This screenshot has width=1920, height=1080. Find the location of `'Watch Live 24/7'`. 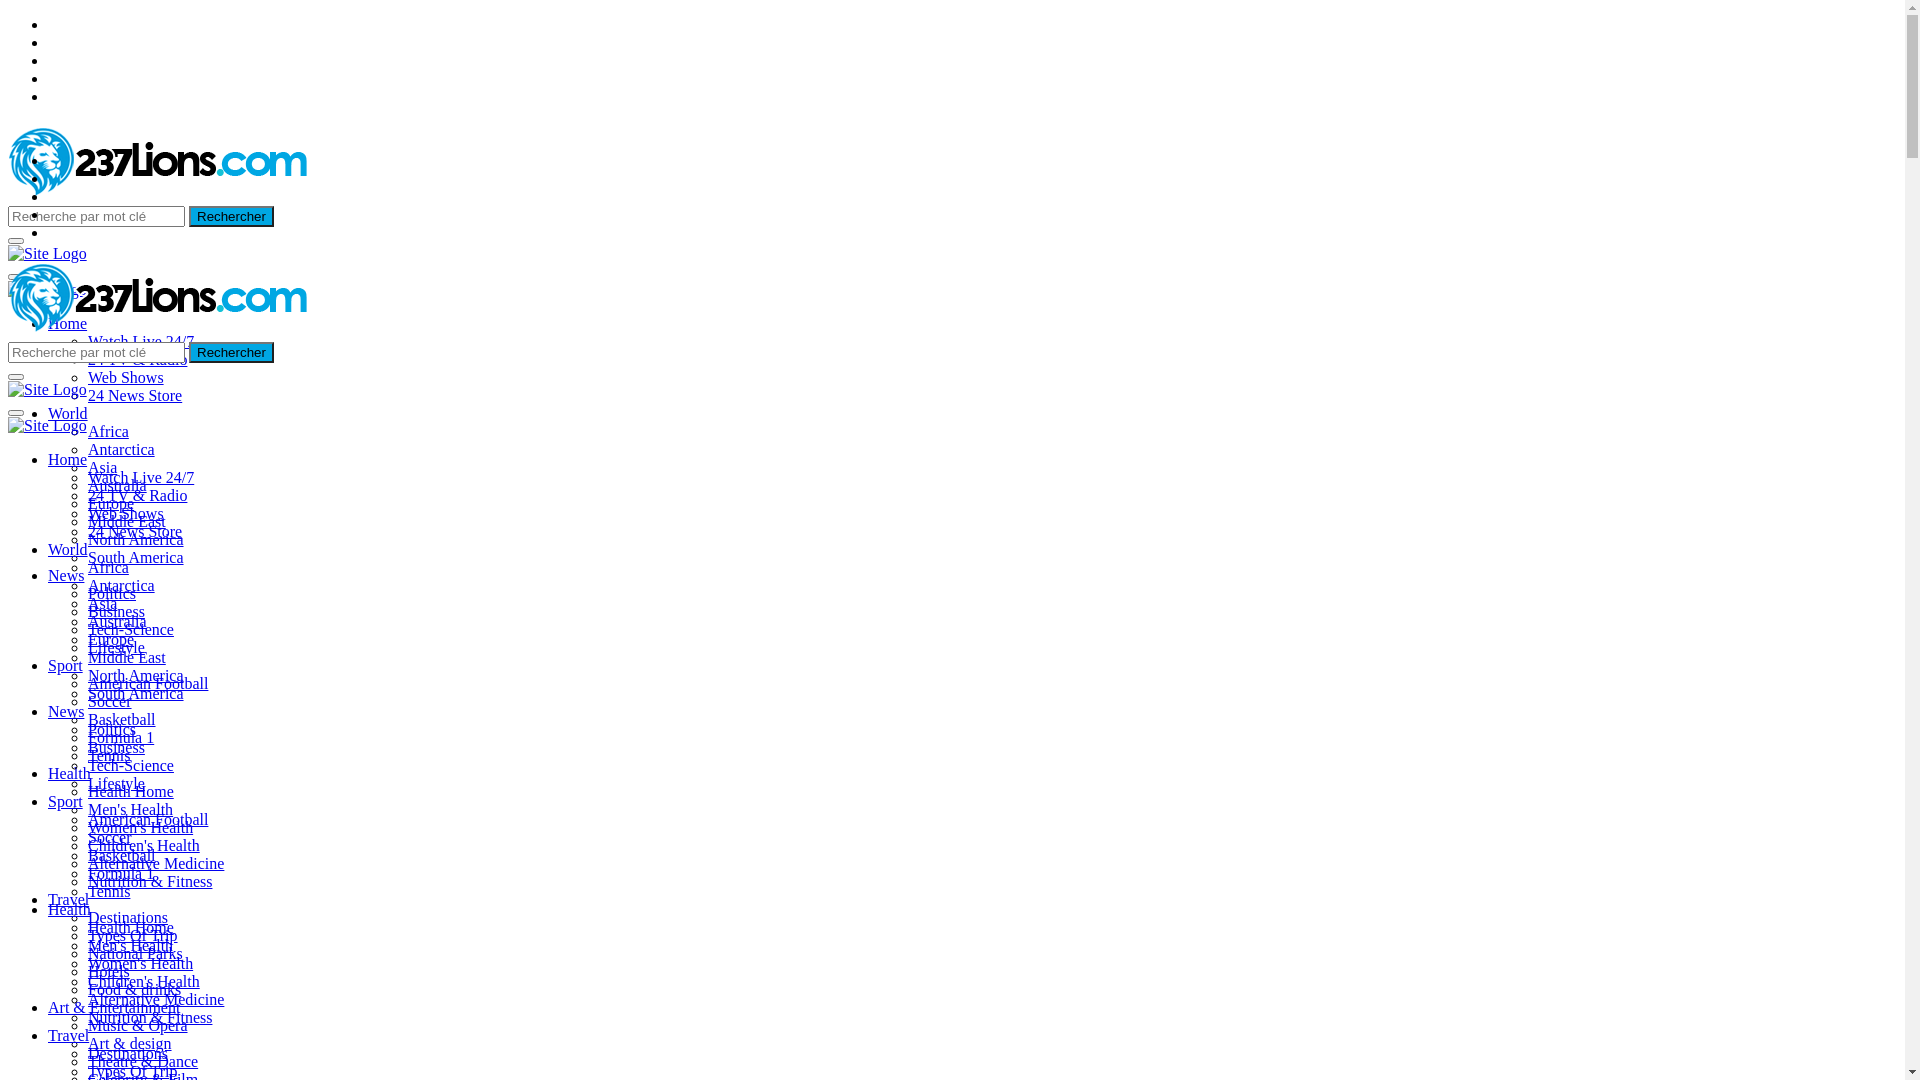

'Watch Live 24/7' is located at coordinates (139, 477).